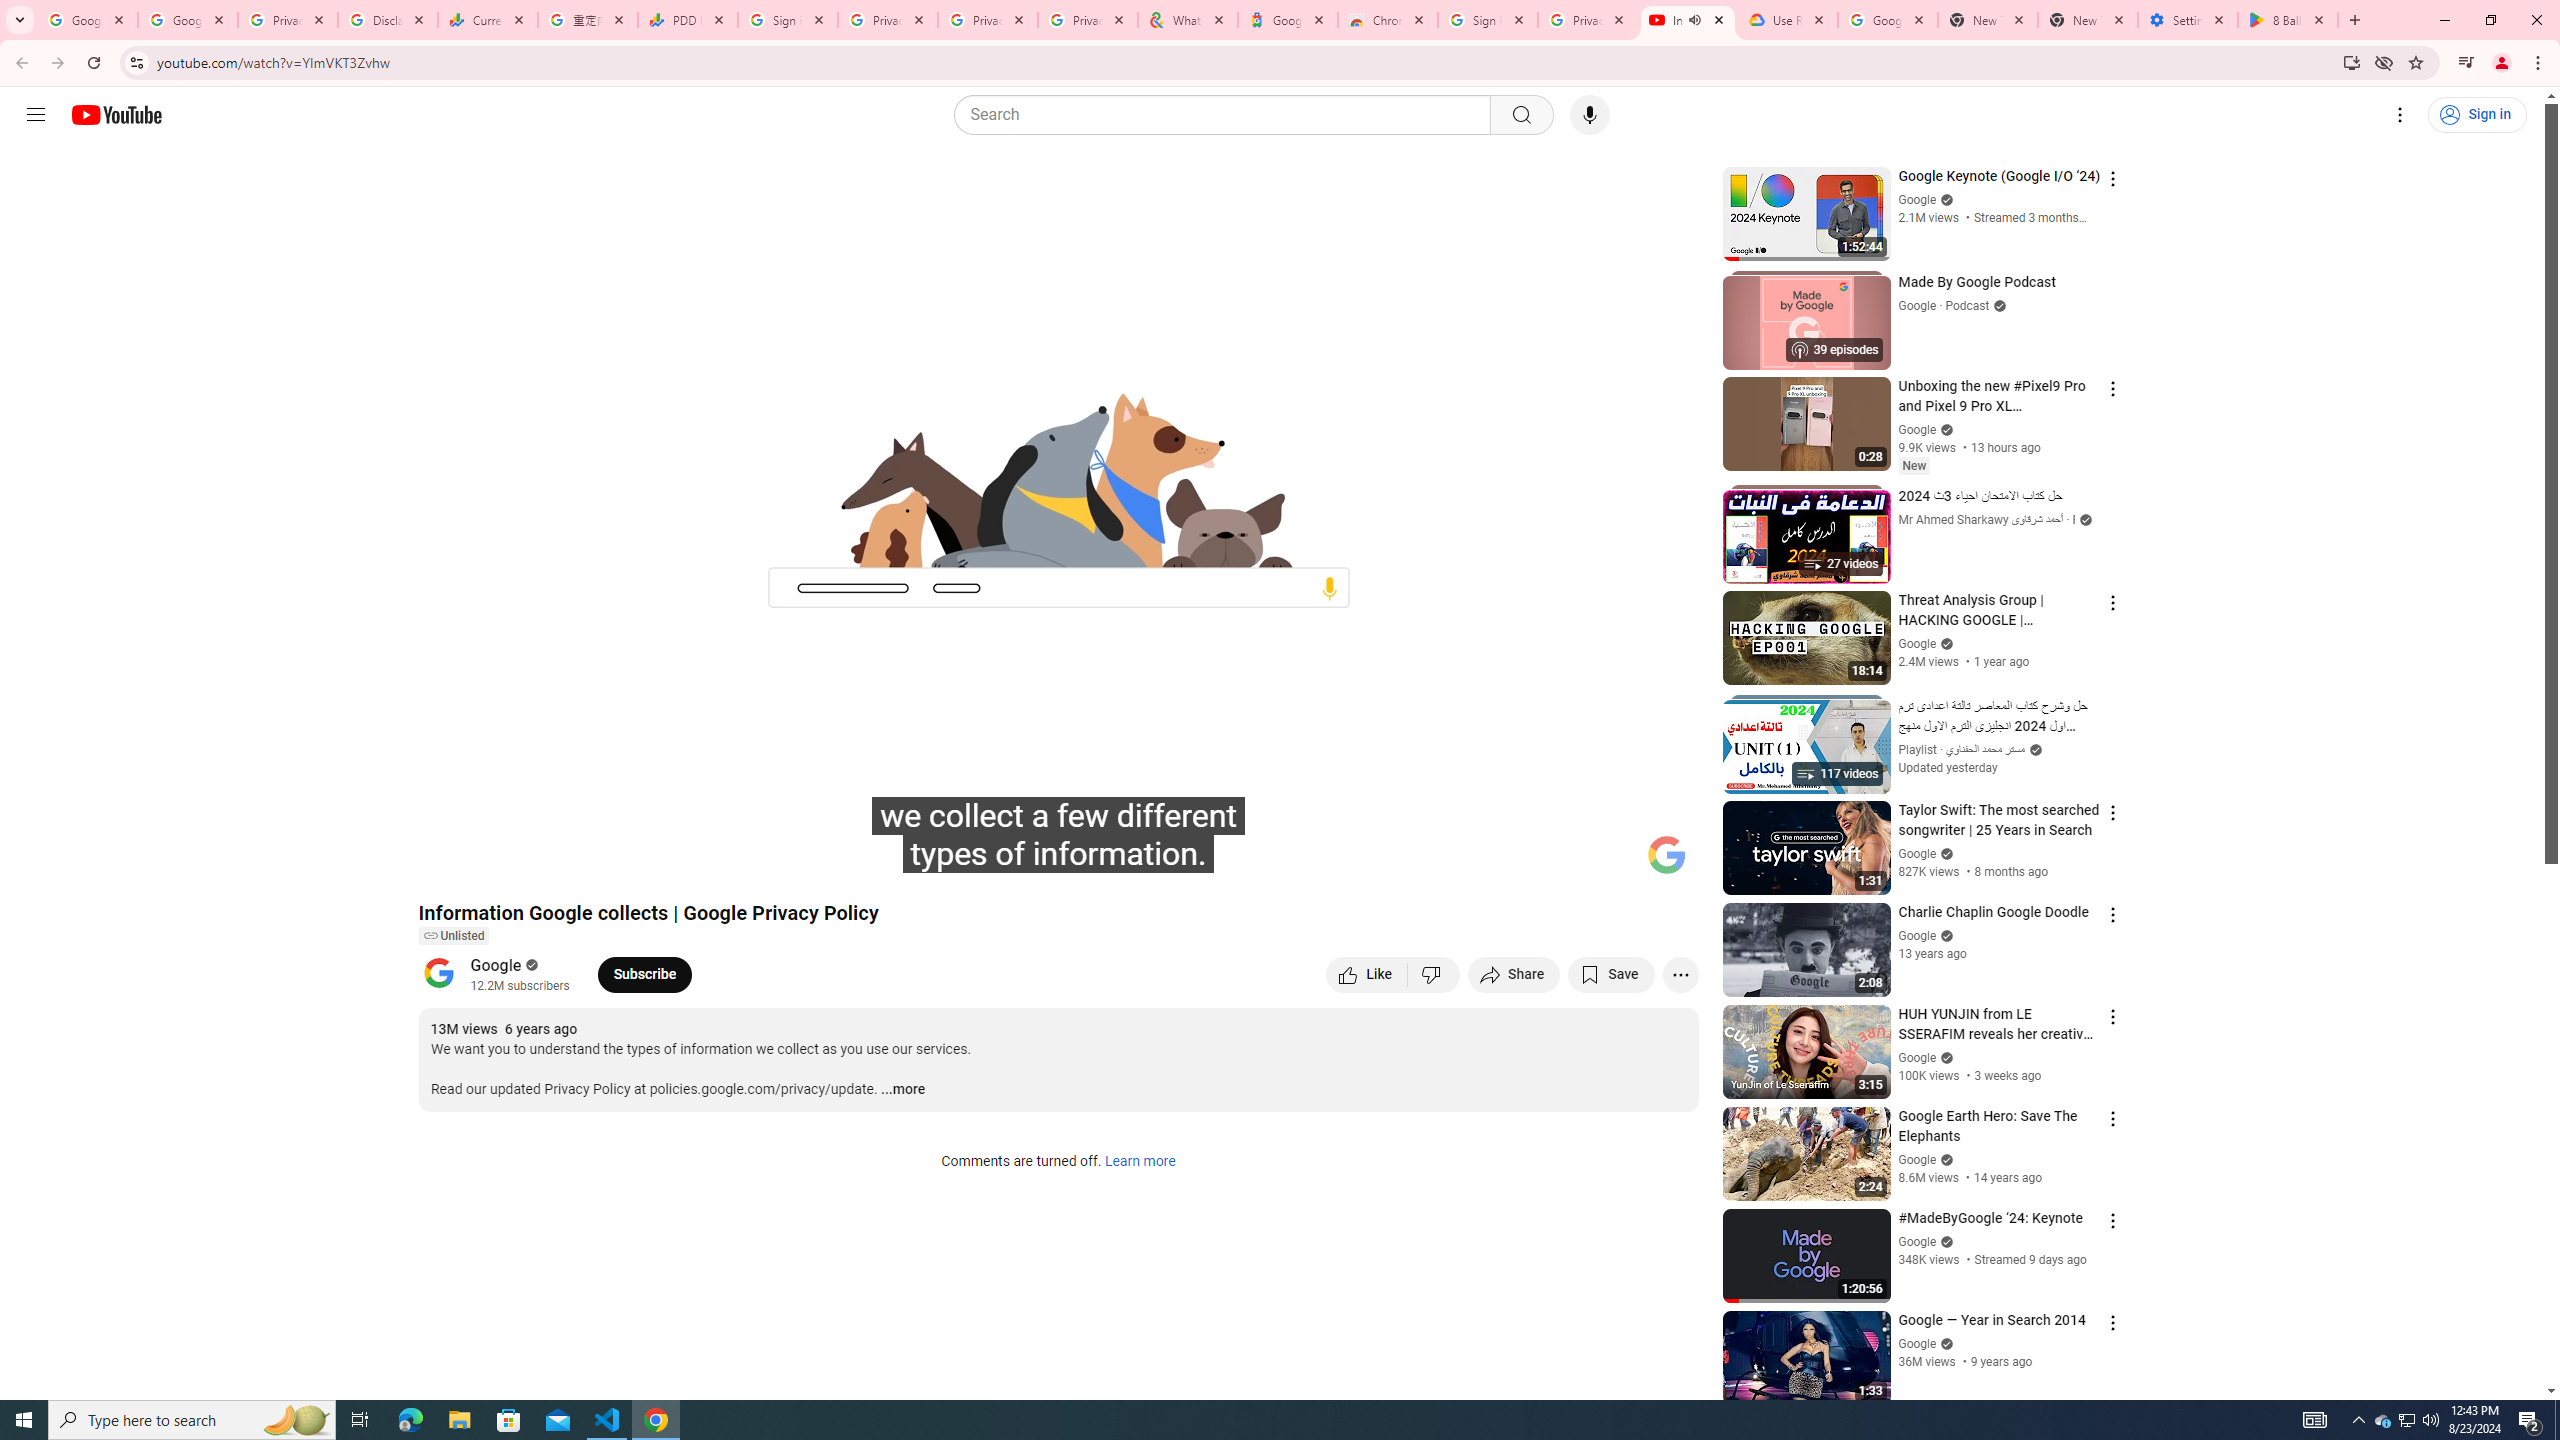  I want to click on 'Subscribe to Google.', so click(644, 973).